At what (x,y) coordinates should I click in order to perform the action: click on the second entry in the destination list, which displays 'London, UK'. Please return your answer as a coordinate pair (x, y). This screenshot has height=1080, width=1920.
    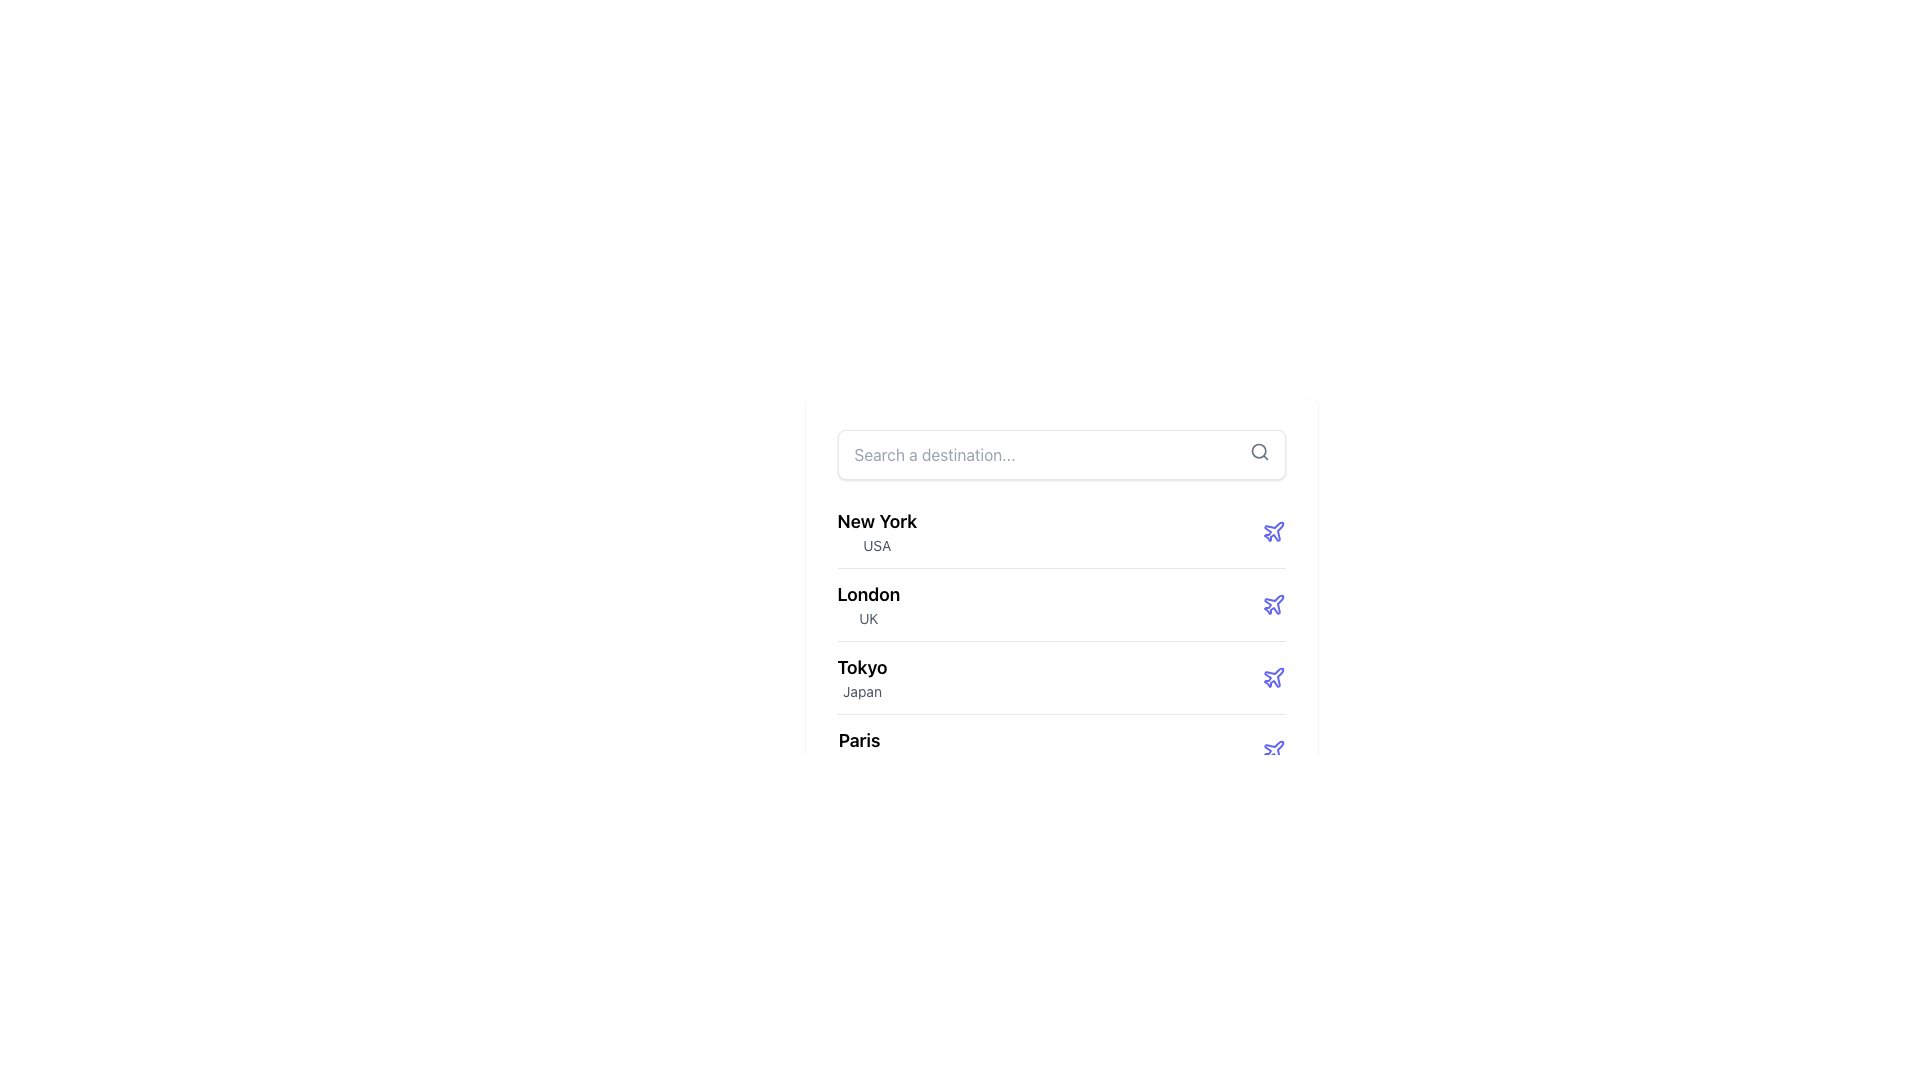
    Looking at the image, I should click on (868, 604).